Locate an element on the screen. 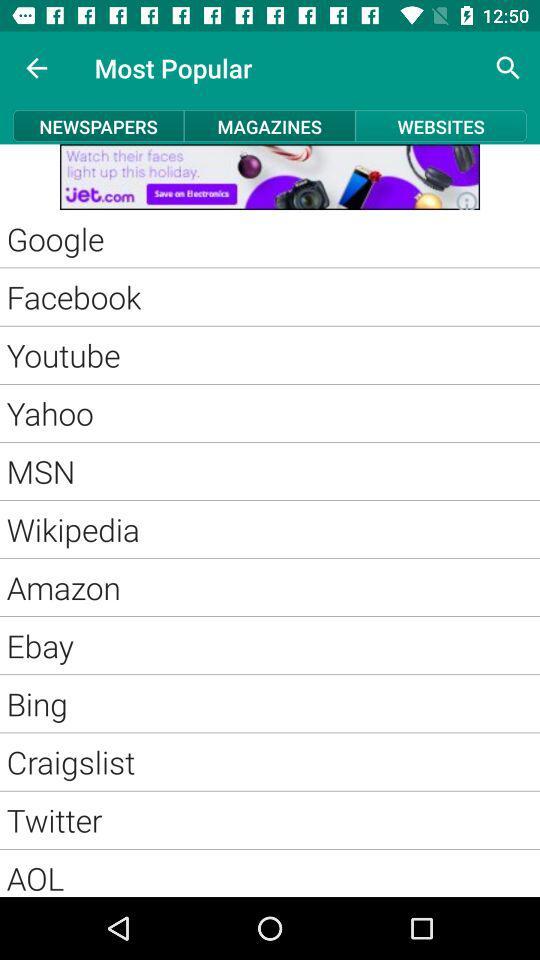  advertisement is located at coordinates (270, 176).